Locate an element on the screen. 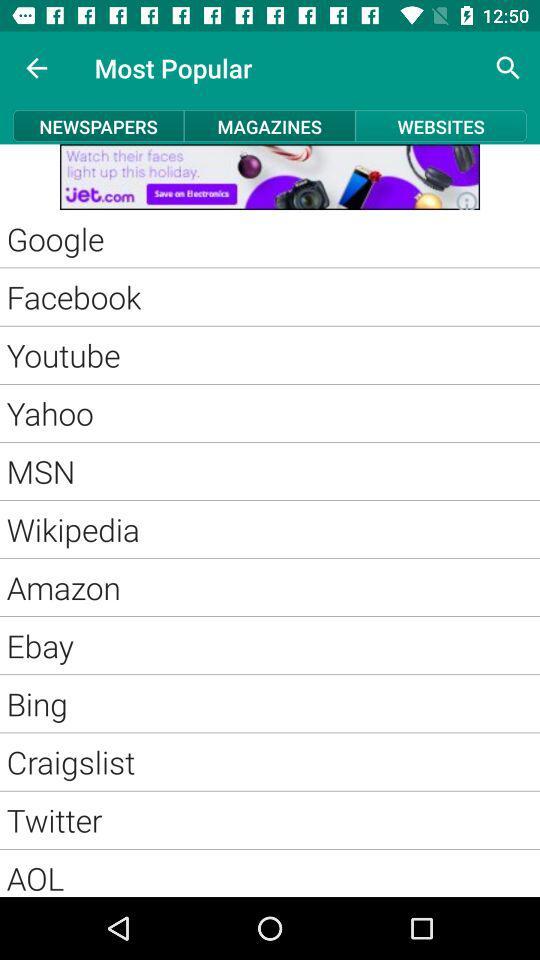  advertisement is located at coordinates (270, 176).